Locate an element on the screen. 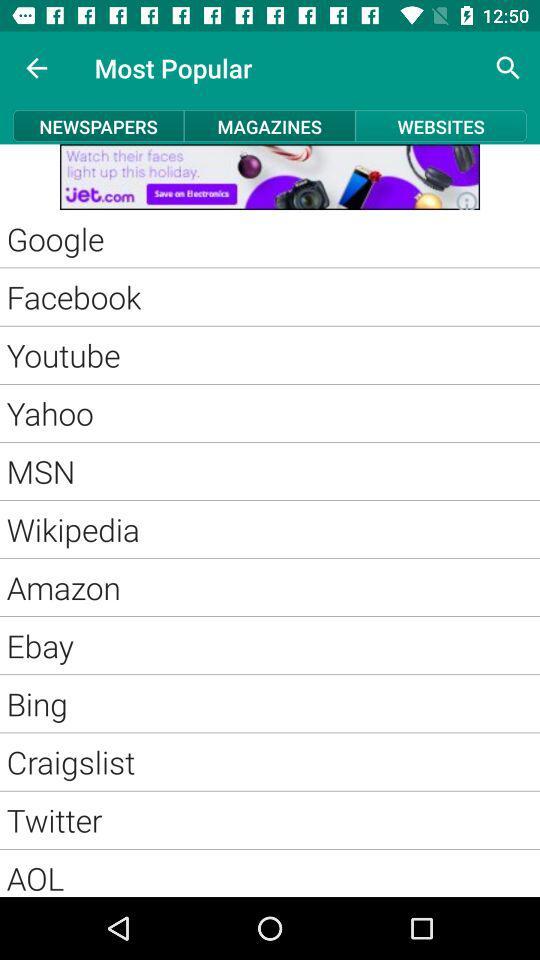  advertisement is located at coordinates (270, 176).